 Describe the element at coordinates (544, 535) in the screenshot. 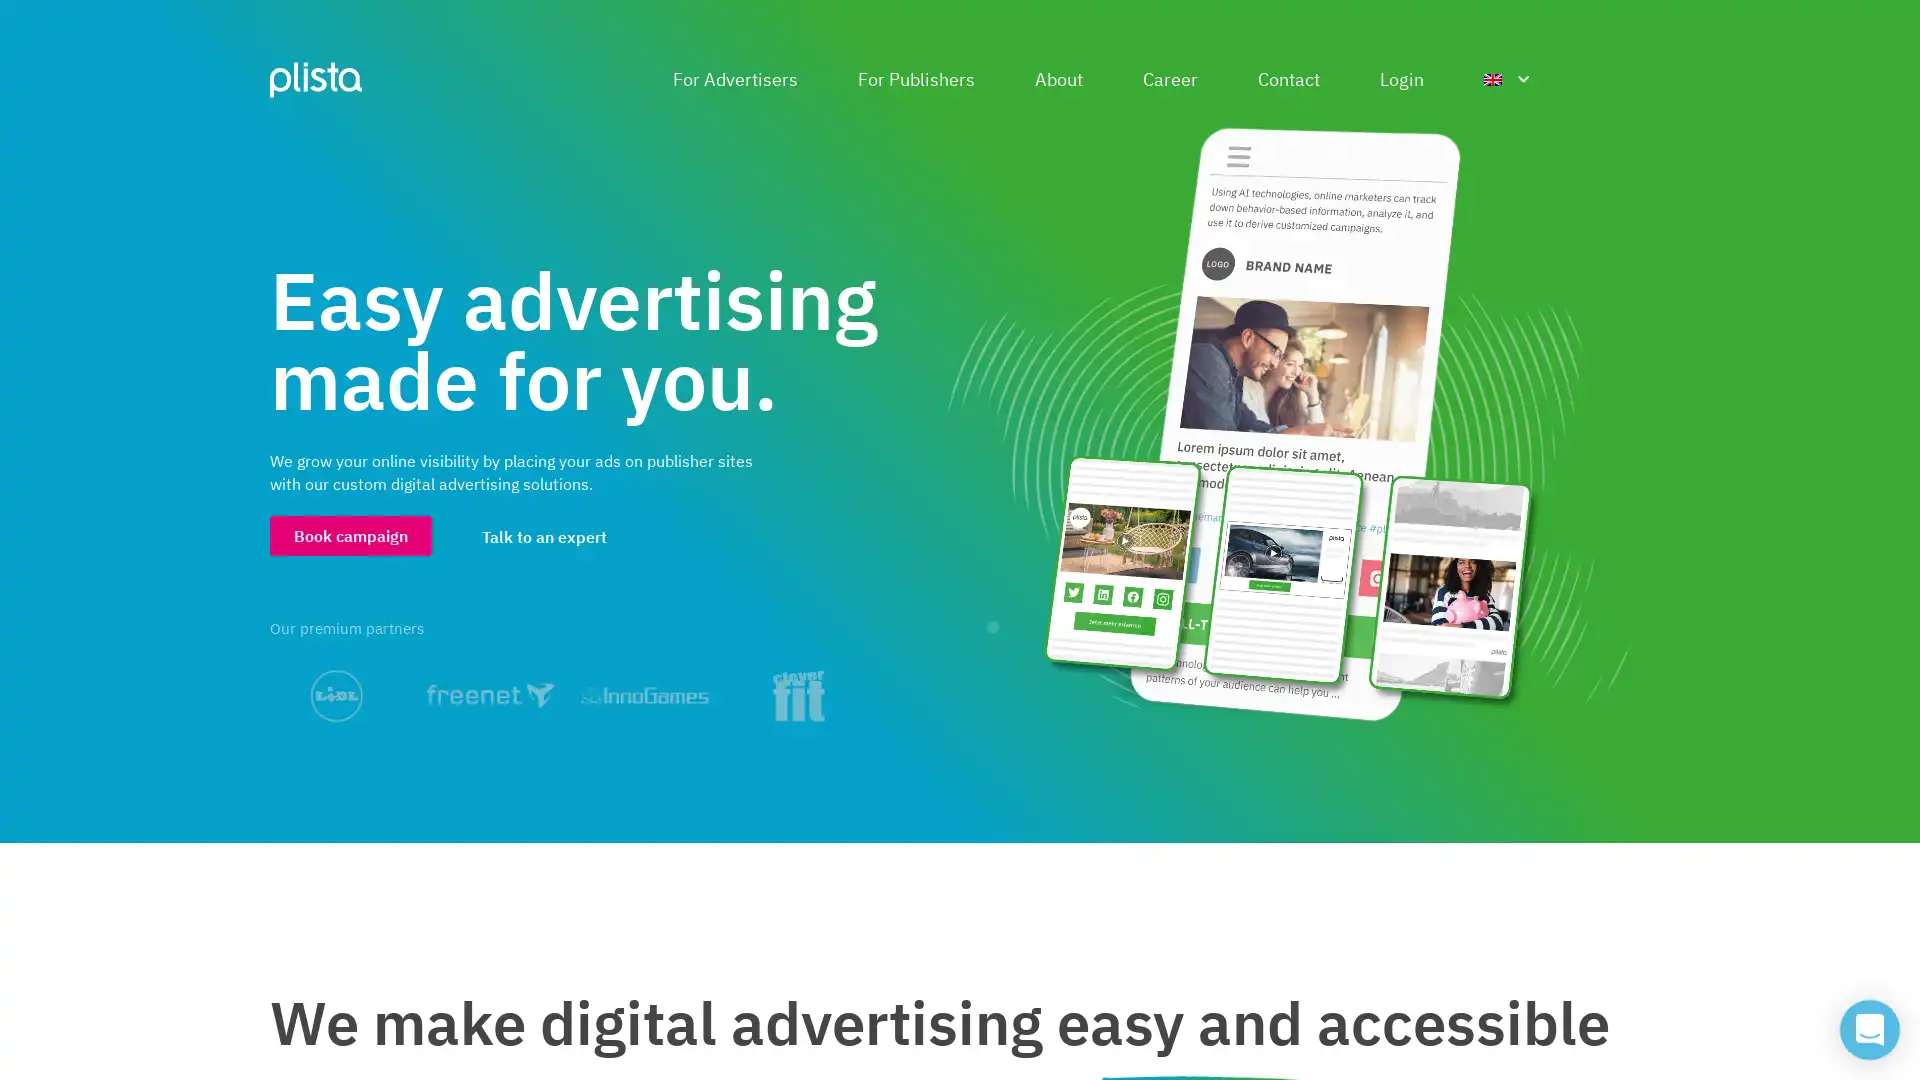

I see `Talk to an expert` at that location.